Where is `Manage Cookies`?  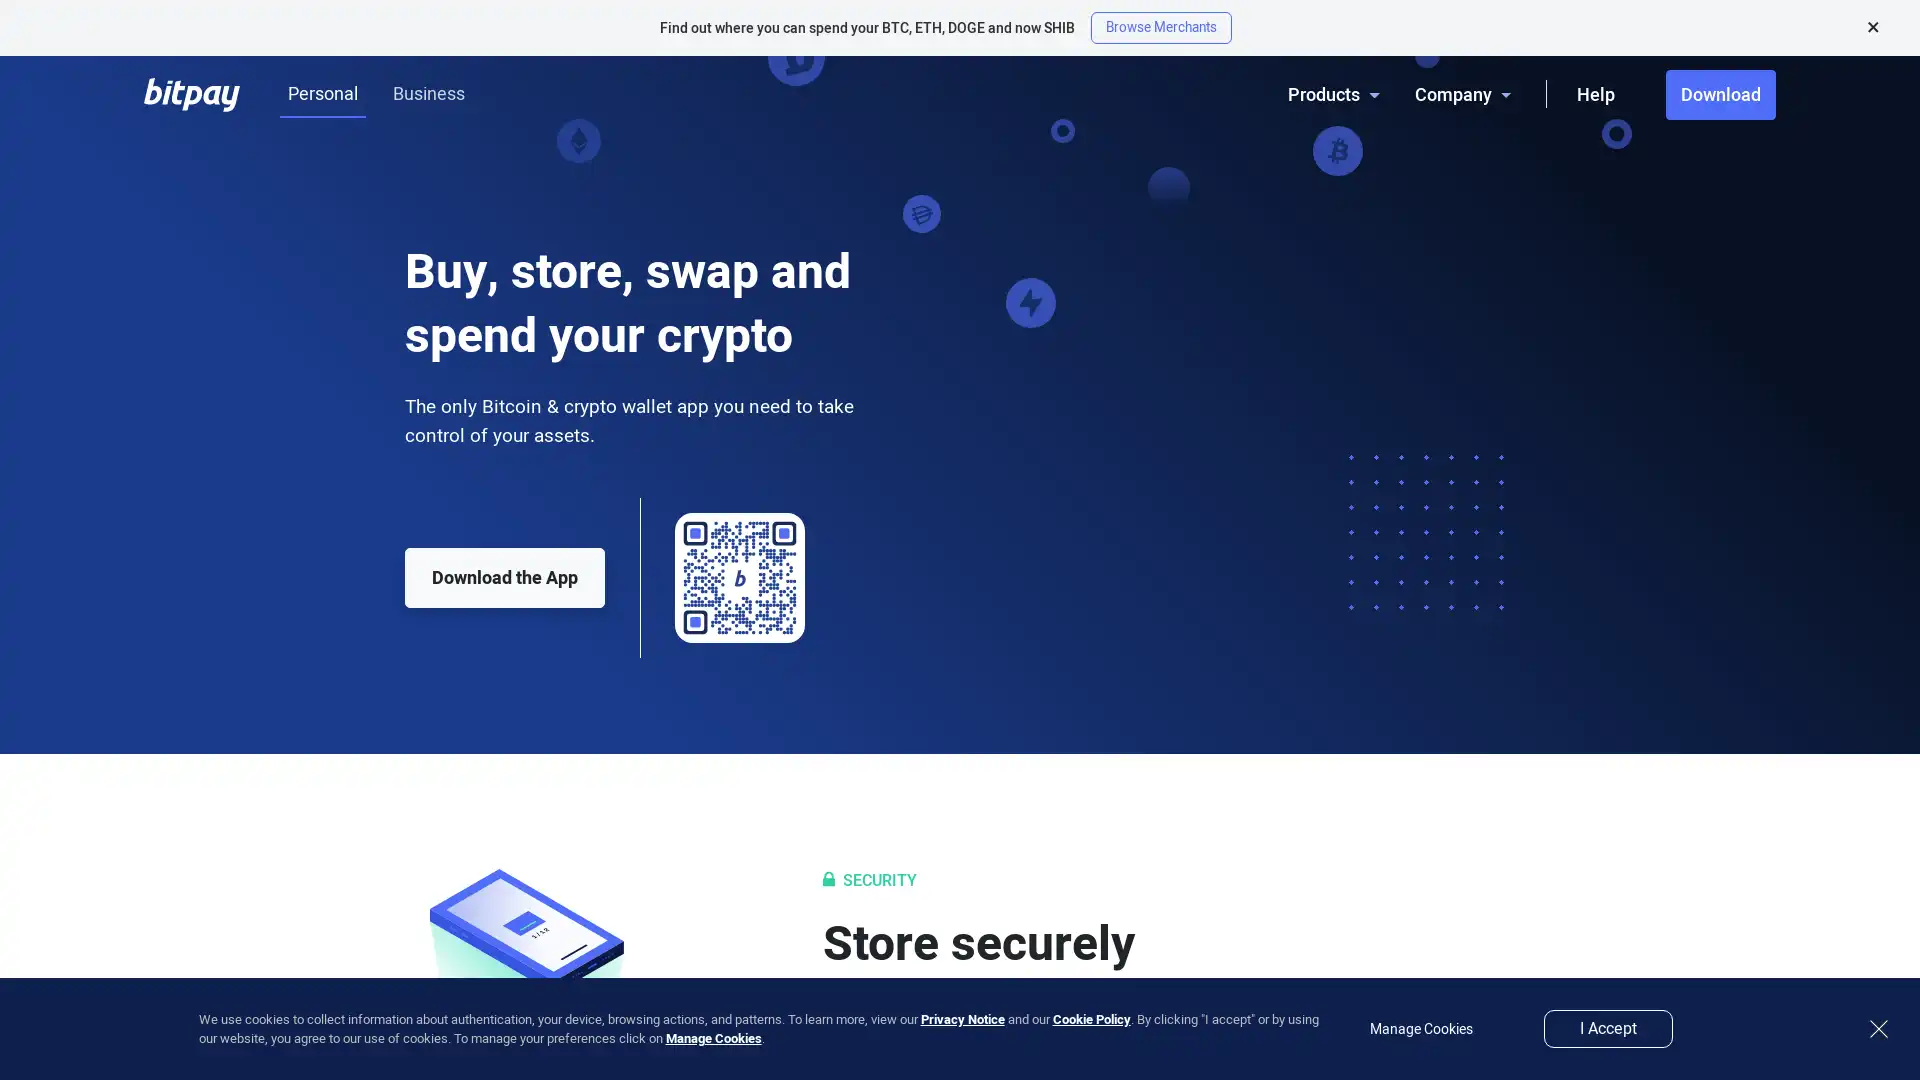
Manage Cookies is located at coordinates (1420, 1028).